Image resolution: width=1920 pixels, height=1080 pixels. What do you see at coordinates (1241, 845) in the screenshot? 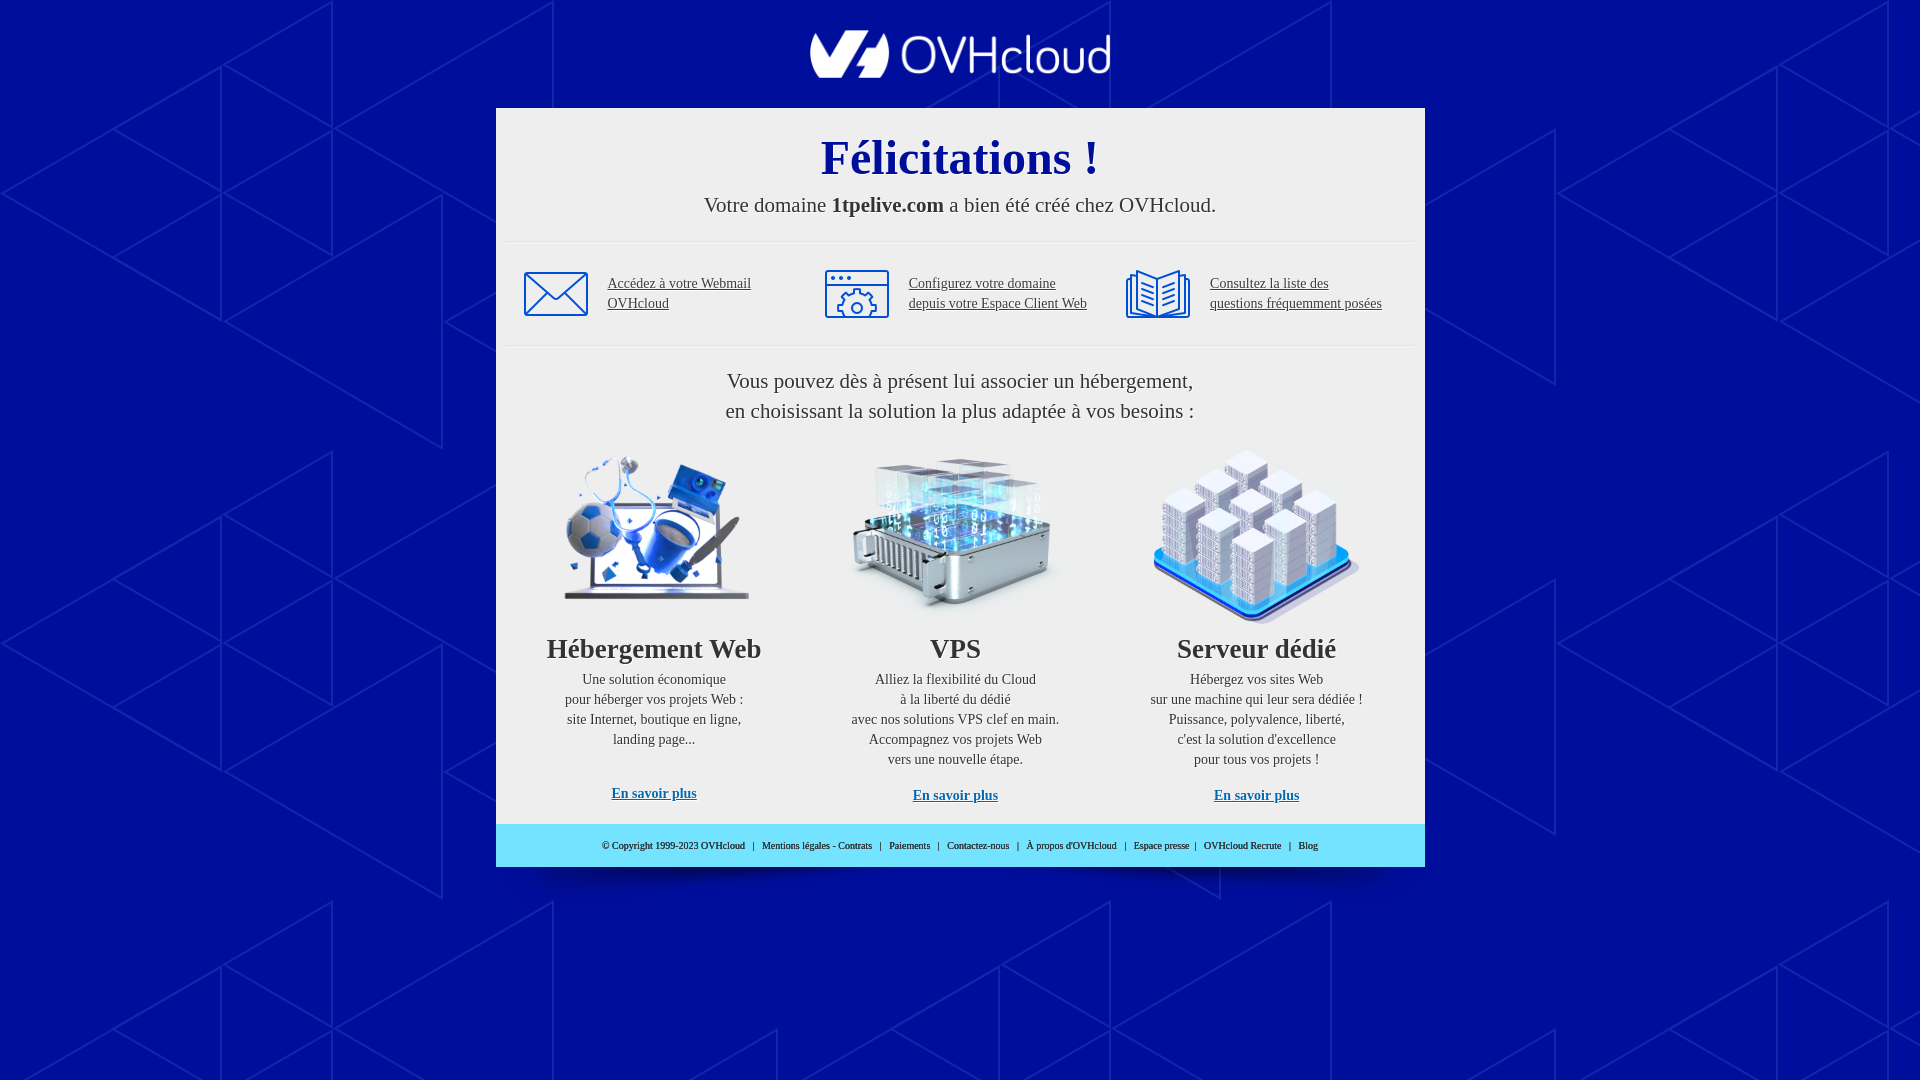
I see `'OVHcloud Recrute'` at bounding box center [1241, 845].